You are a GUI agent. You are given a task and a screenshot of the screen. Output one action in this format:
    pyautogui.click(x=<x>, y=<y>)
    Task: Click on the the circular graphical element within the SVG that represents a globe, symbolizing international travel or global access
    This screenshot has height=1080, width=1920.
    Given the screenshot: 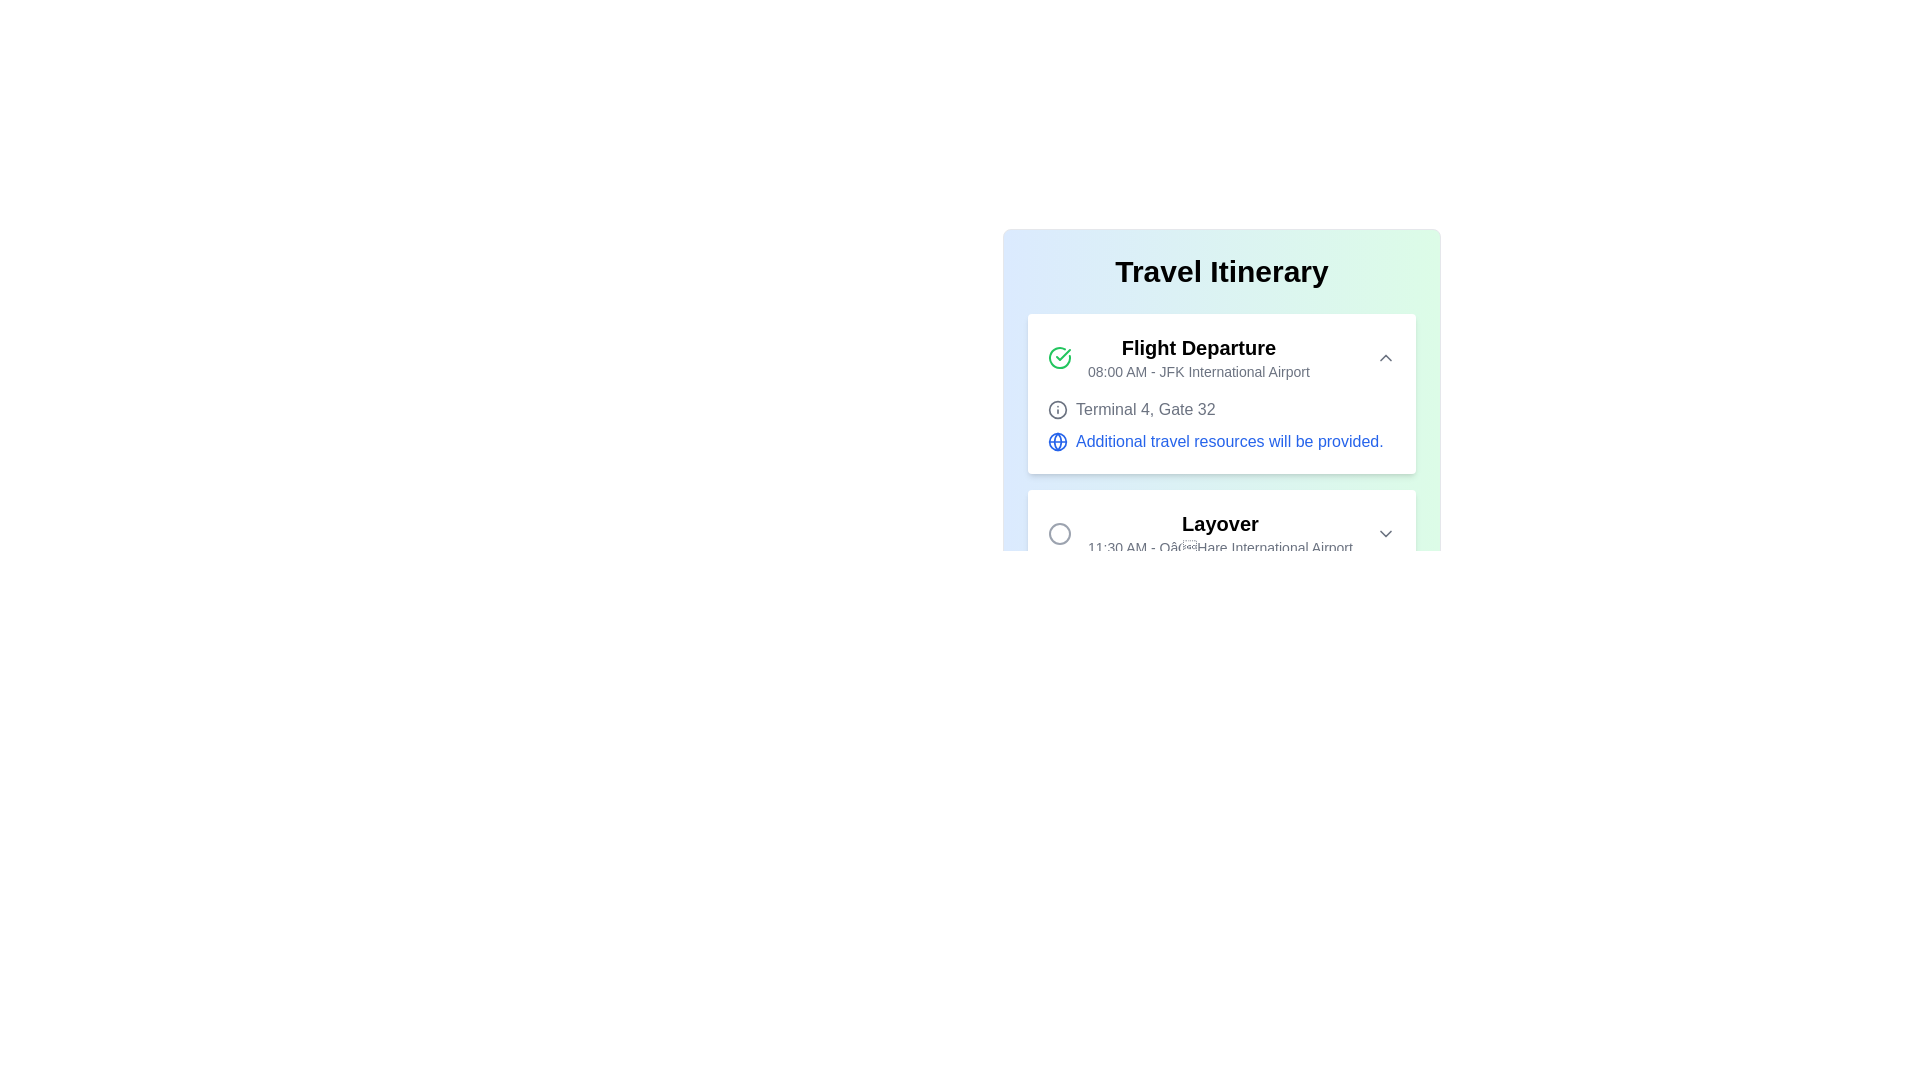 What is the action you would take?
    pyautogui.click(x=1056, y=441)
    